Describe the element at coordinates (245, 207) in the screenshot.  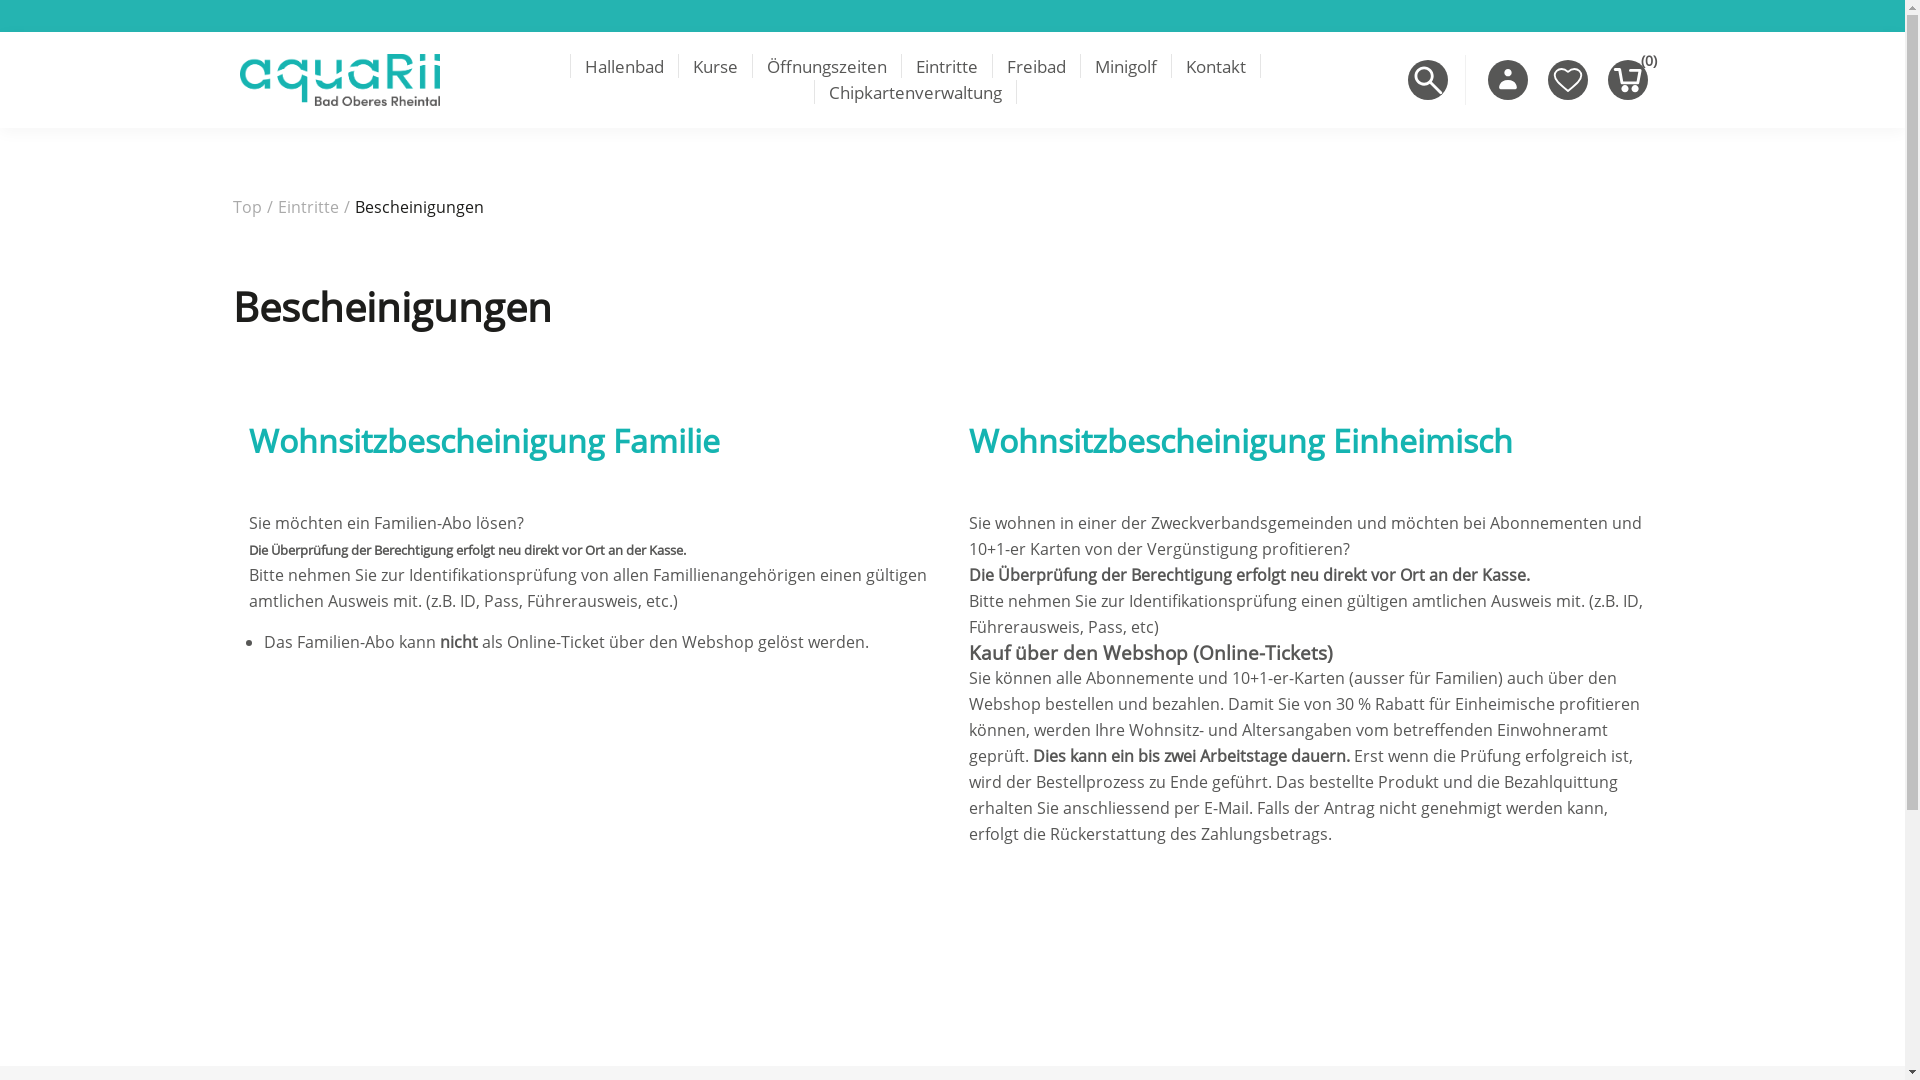
I see `'Top'` at that location.